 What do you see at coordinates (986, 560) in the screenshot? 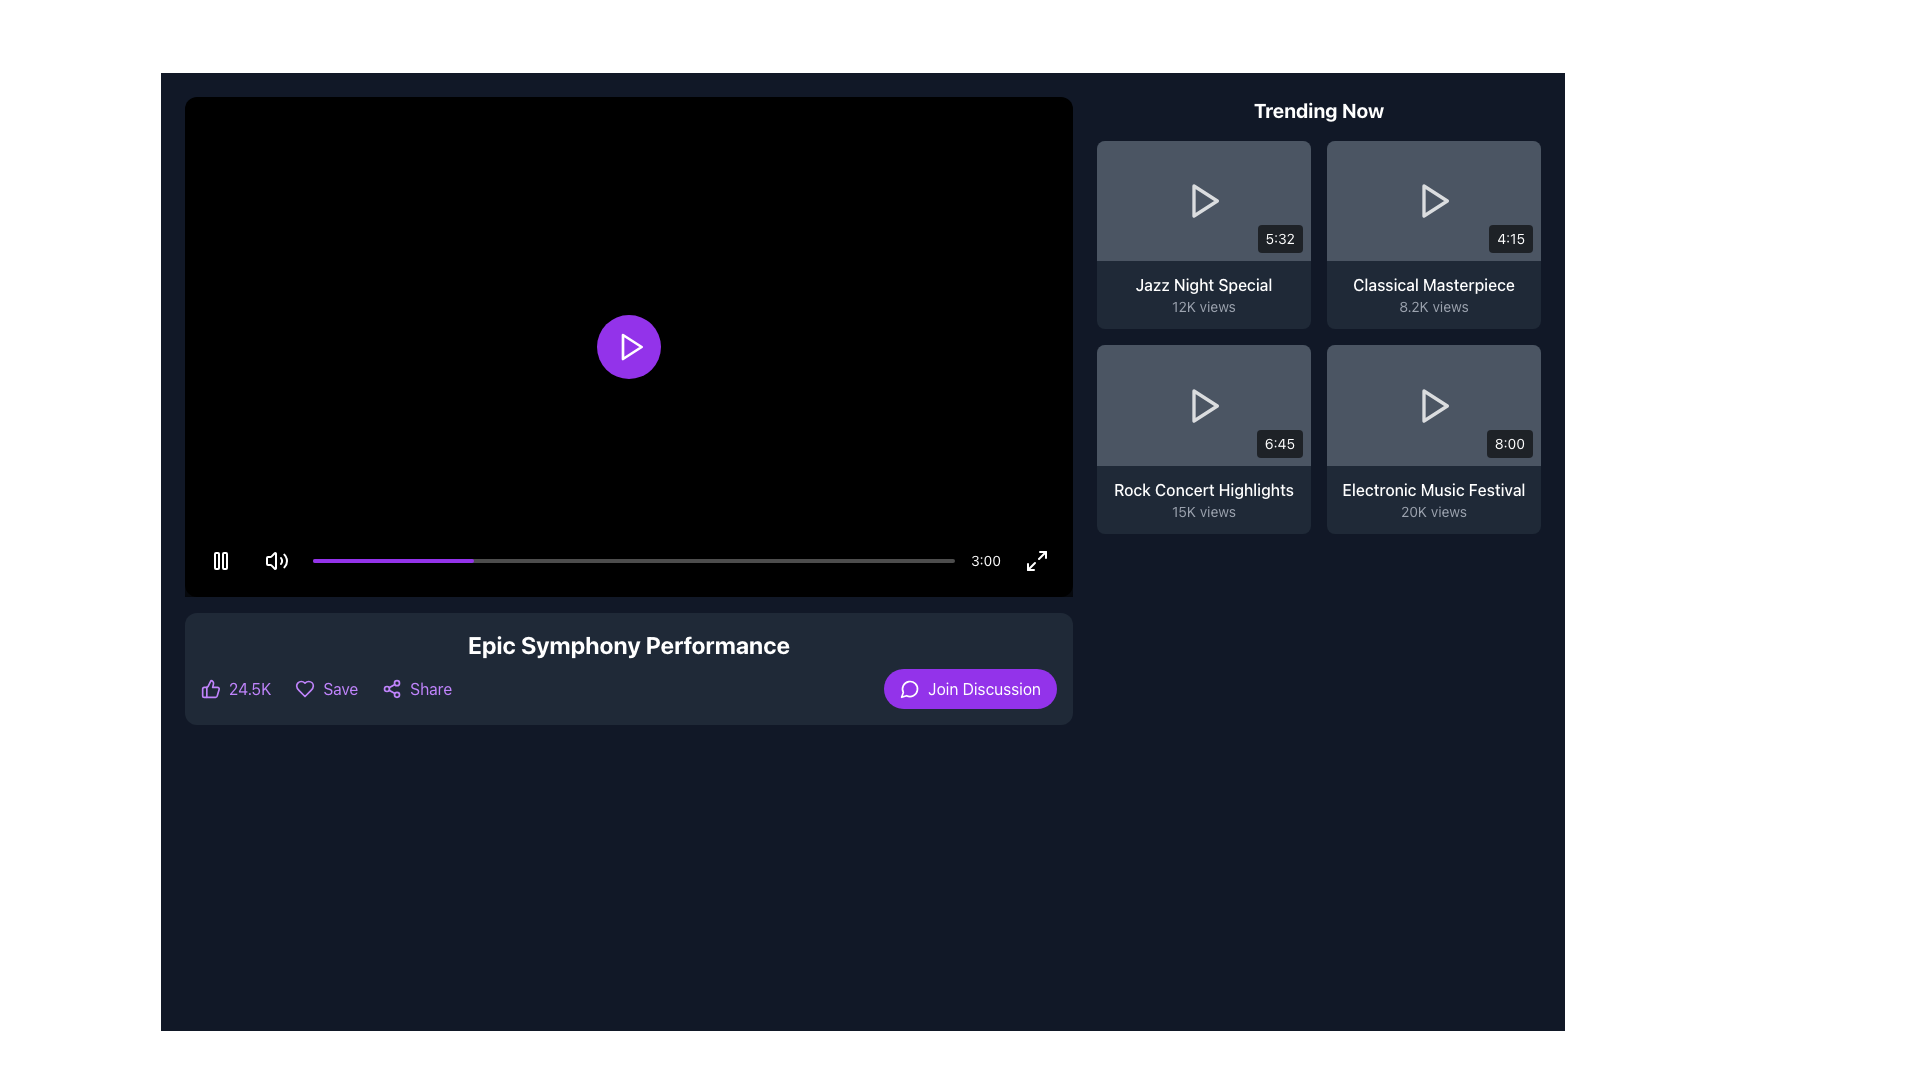
I see `the text label displaying '3:00' in white color, located at the bottom right corner of the video interface, next to the fullscreen icon` at bounding box center [986, 560].